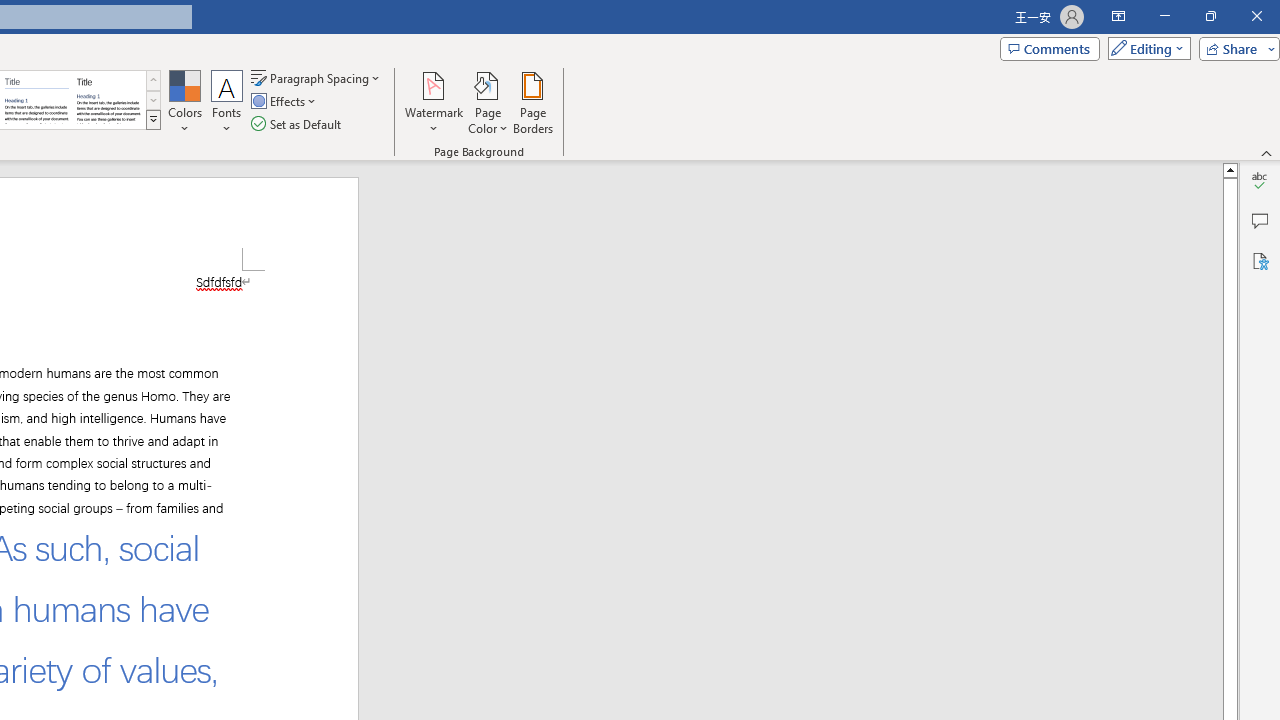  I want to click on 'Style Set', so click(152, 120).